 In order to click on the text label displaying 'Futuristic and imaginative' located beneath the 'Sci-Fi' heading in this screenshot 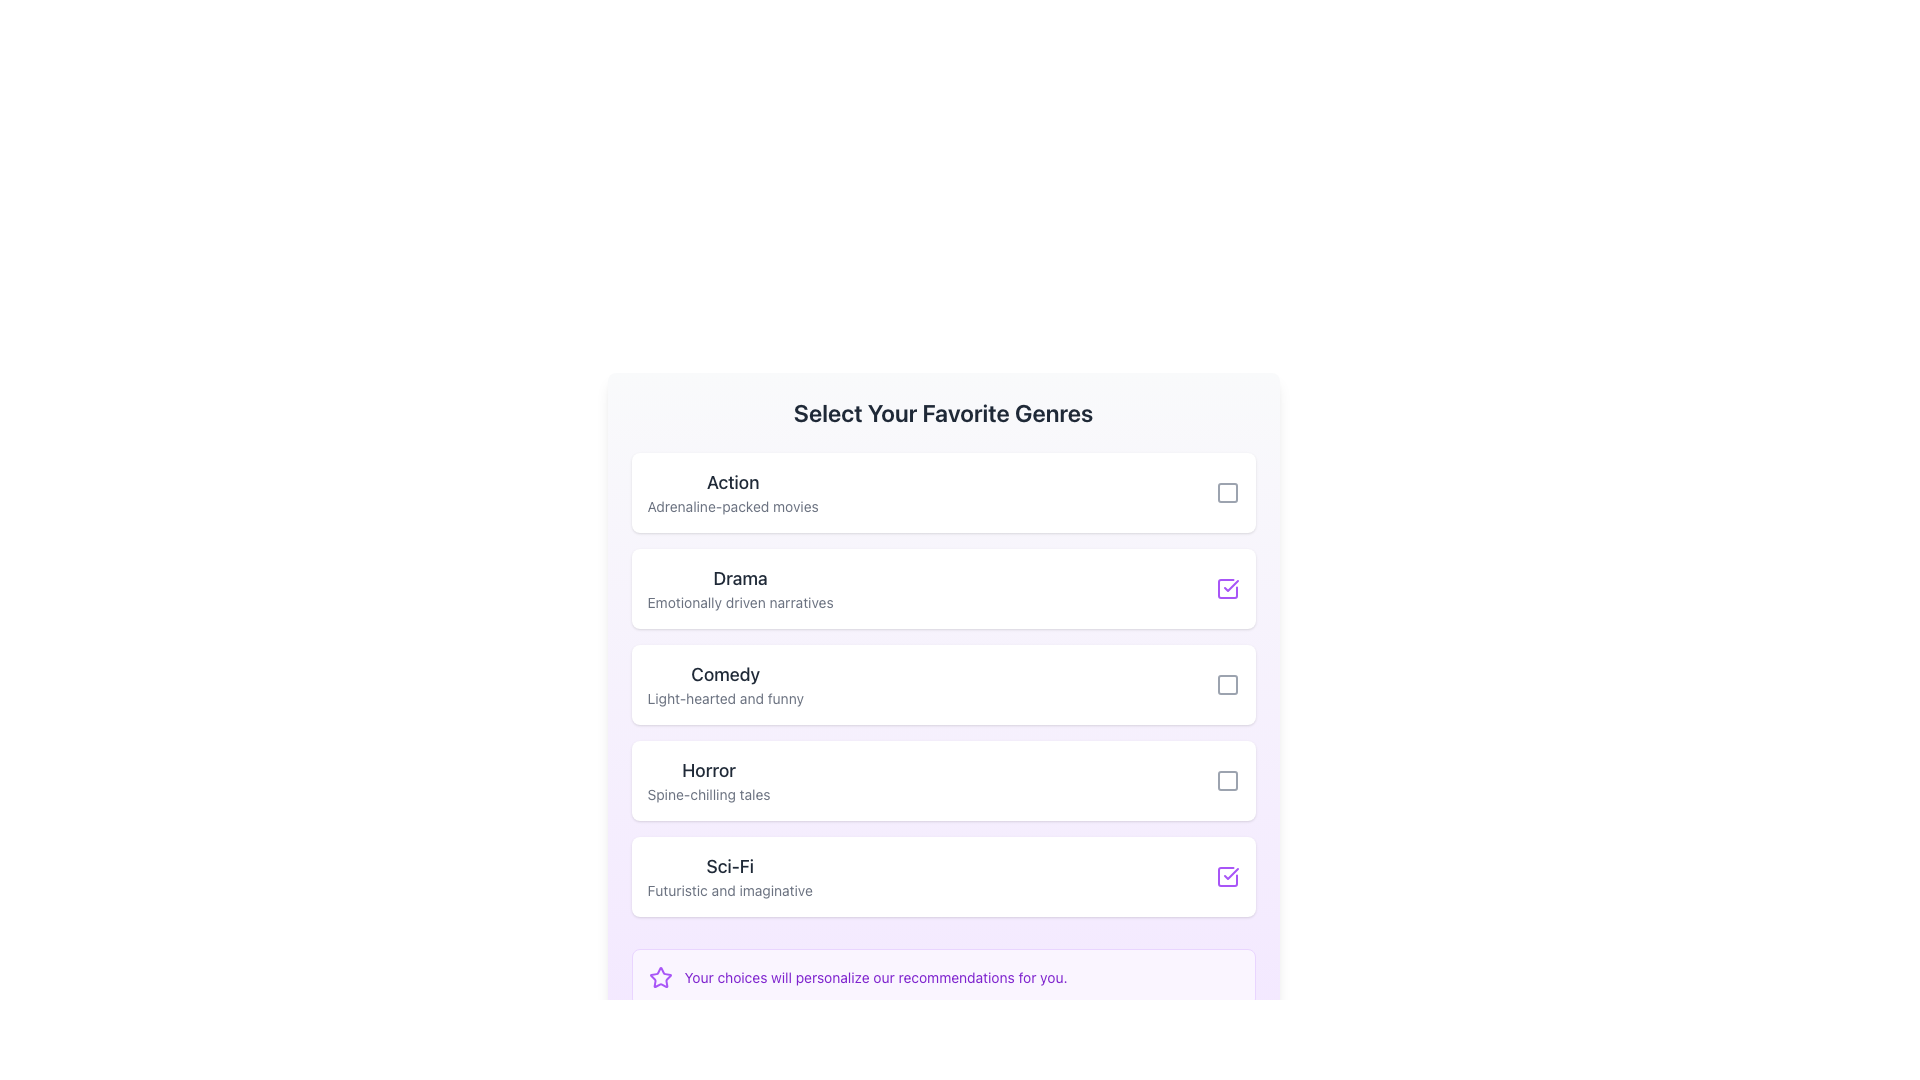, I will do `click(729, 890)`.